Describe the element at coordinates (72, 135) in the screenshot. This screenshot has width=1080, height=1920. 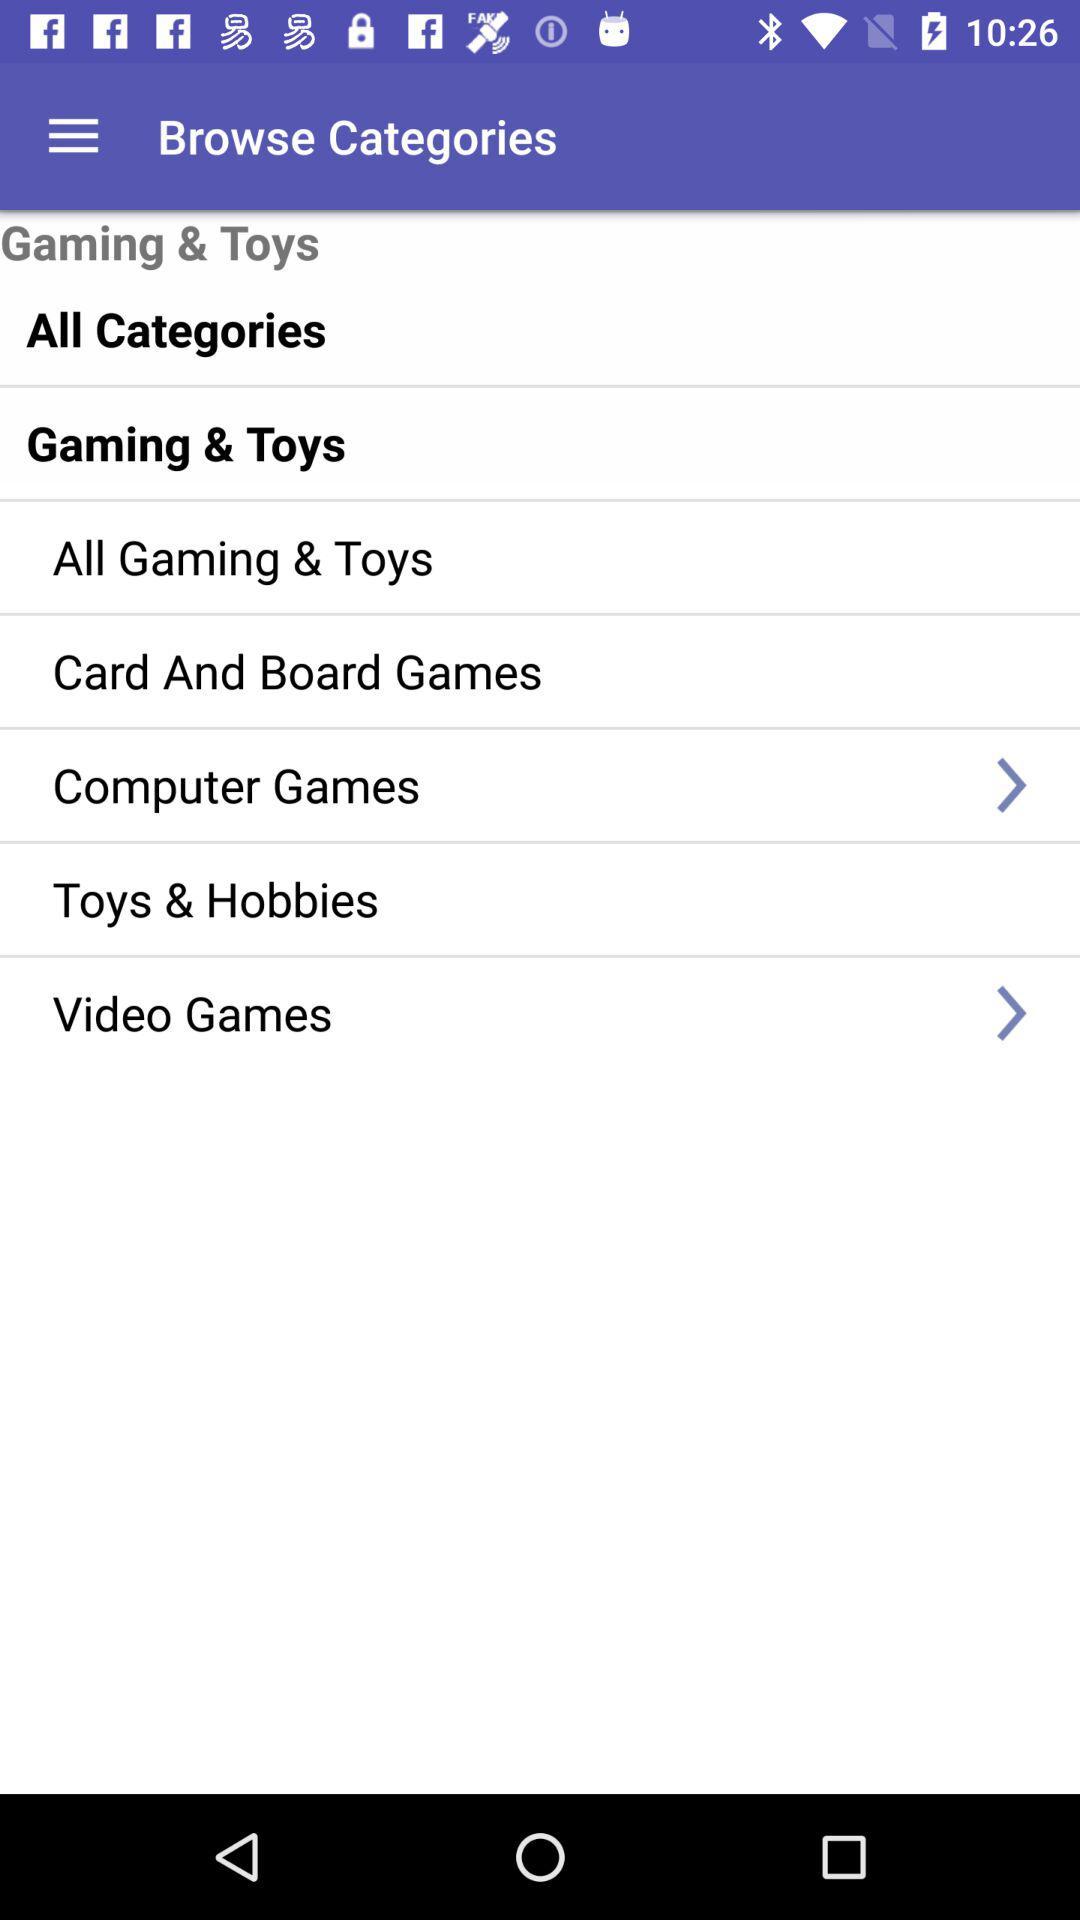
I see `the icon to the left of browse categories icon` at that location.